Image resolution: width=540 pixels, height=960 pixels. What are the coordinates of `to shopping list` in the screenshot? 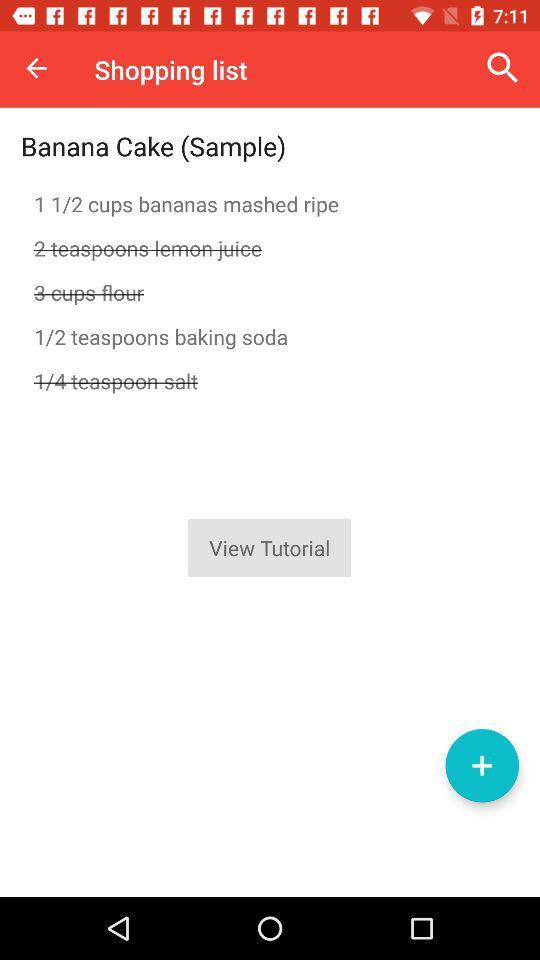 It's located at (481, 764).